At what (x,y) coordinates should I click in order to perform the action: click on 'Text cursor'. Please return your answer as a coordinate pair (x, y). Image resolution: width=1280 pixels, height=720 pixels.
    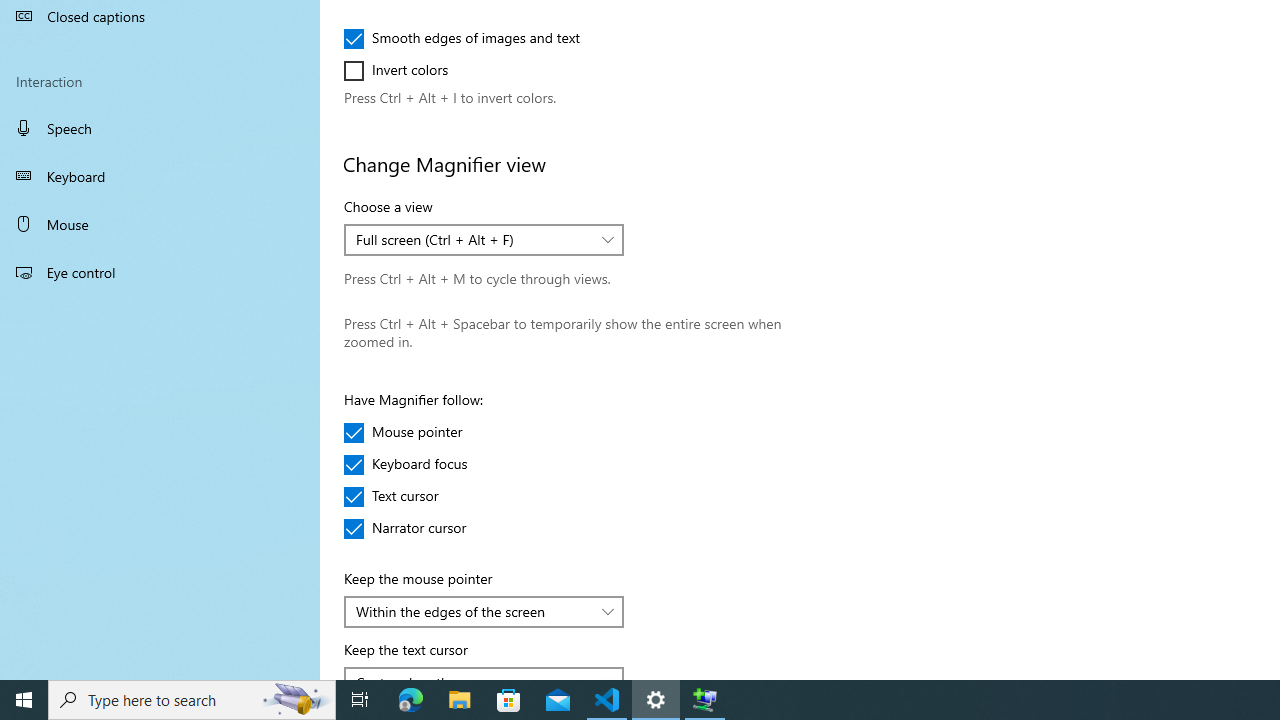
    Looking at the image, I should click on (402, 495).